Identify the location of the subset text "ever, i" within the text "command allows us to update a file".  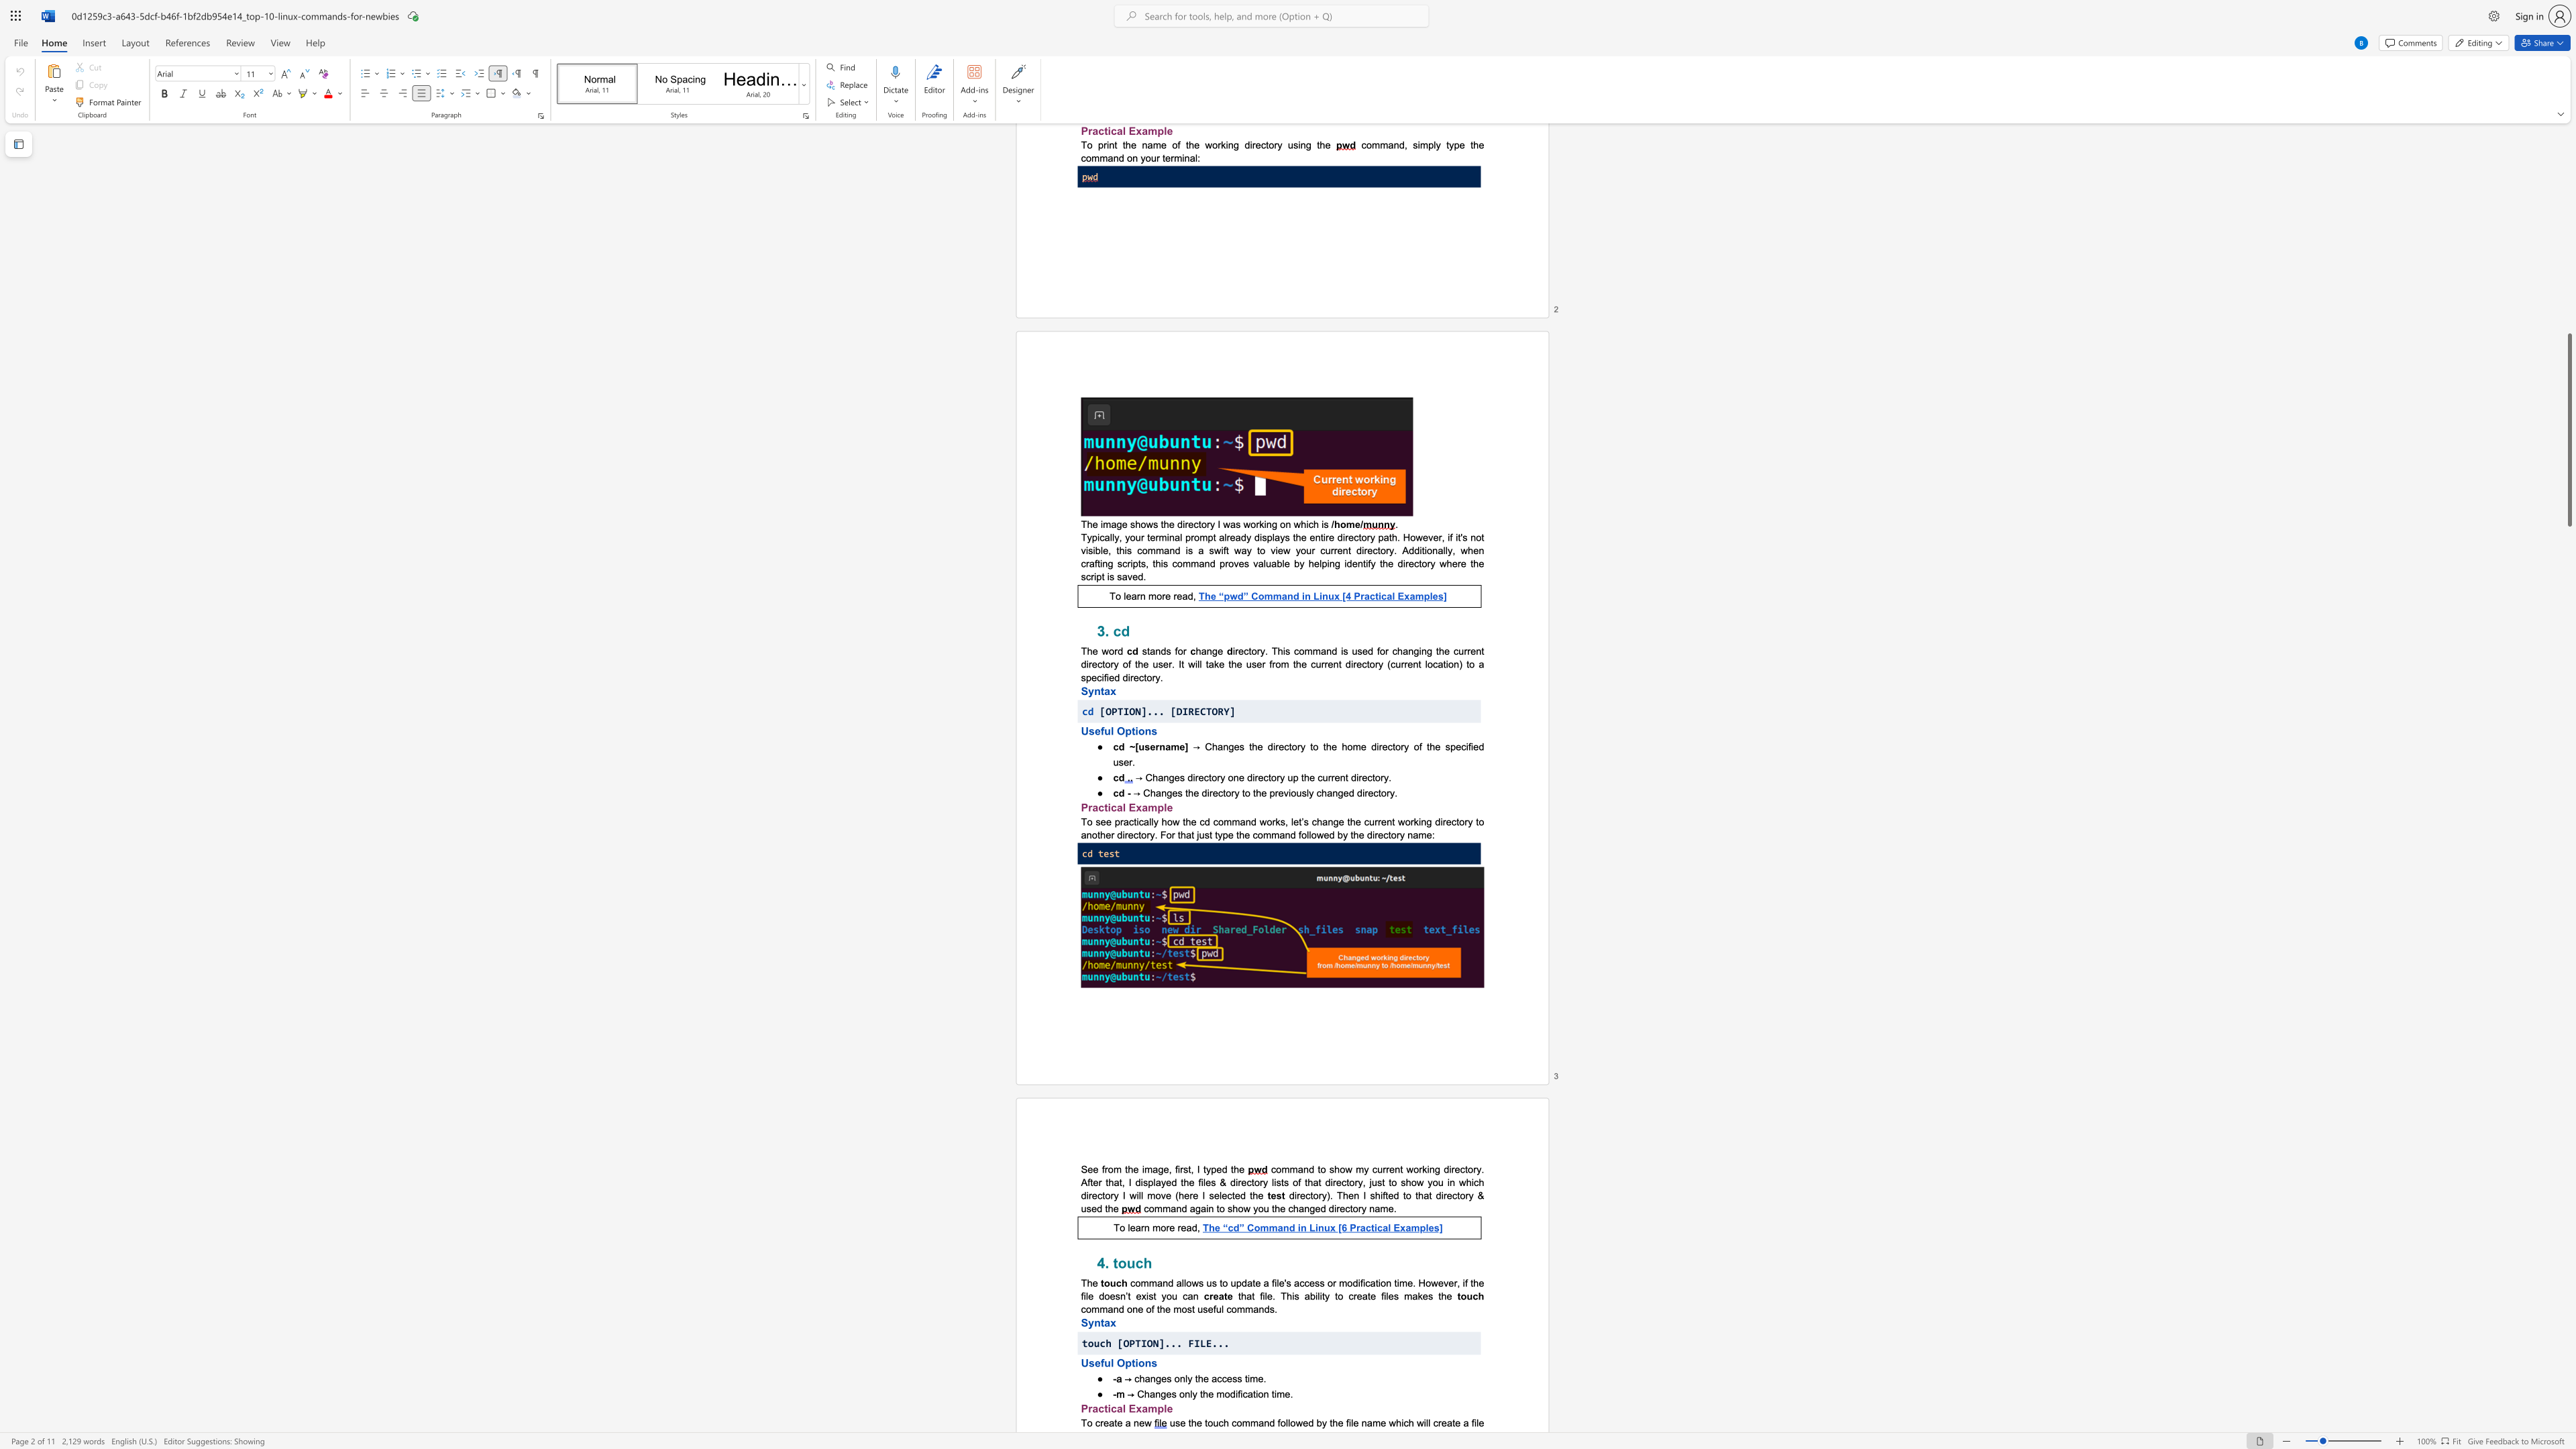
(1438, 1281).